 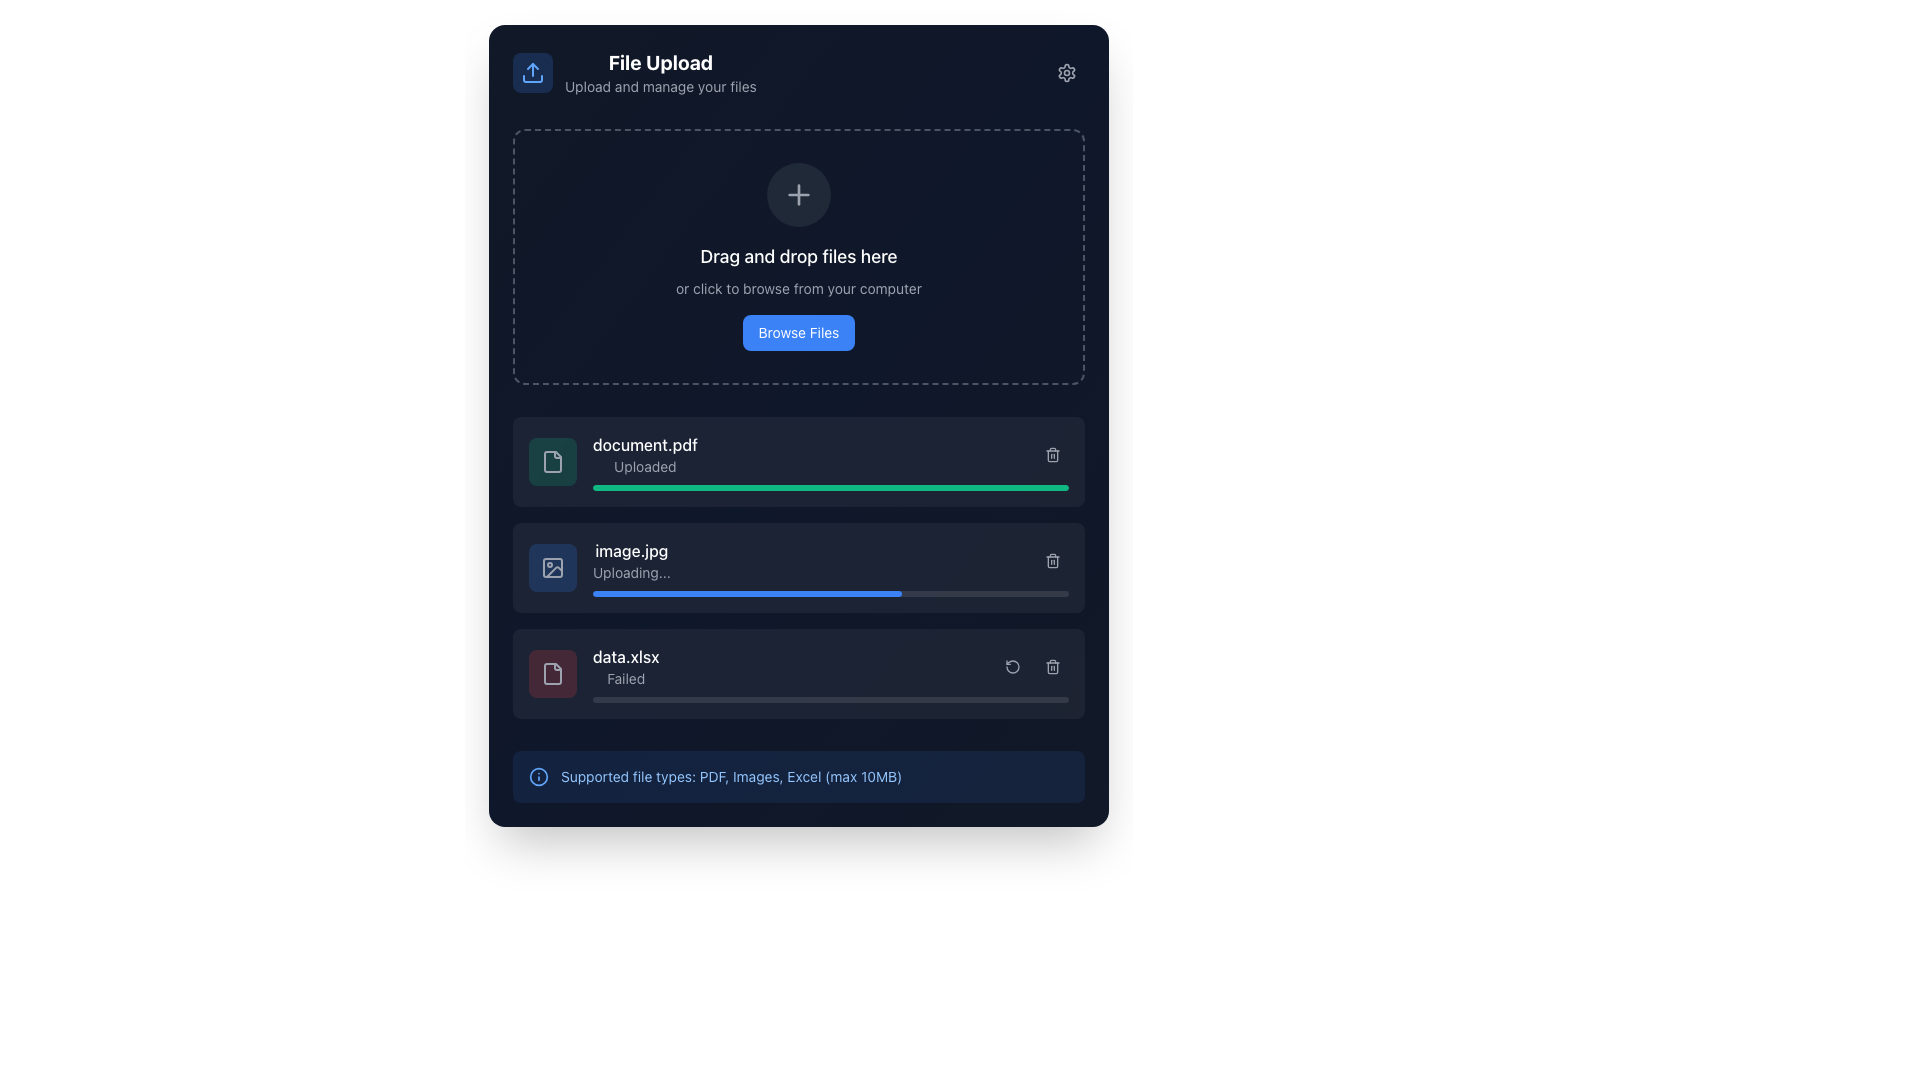 I want to click on the text label that says 'Drag and drop files here', which is styled in bold white font on a dark background, positioned below a '+' icon and above the 'or click to browse from your computer' text, so click(x=797, y=256).